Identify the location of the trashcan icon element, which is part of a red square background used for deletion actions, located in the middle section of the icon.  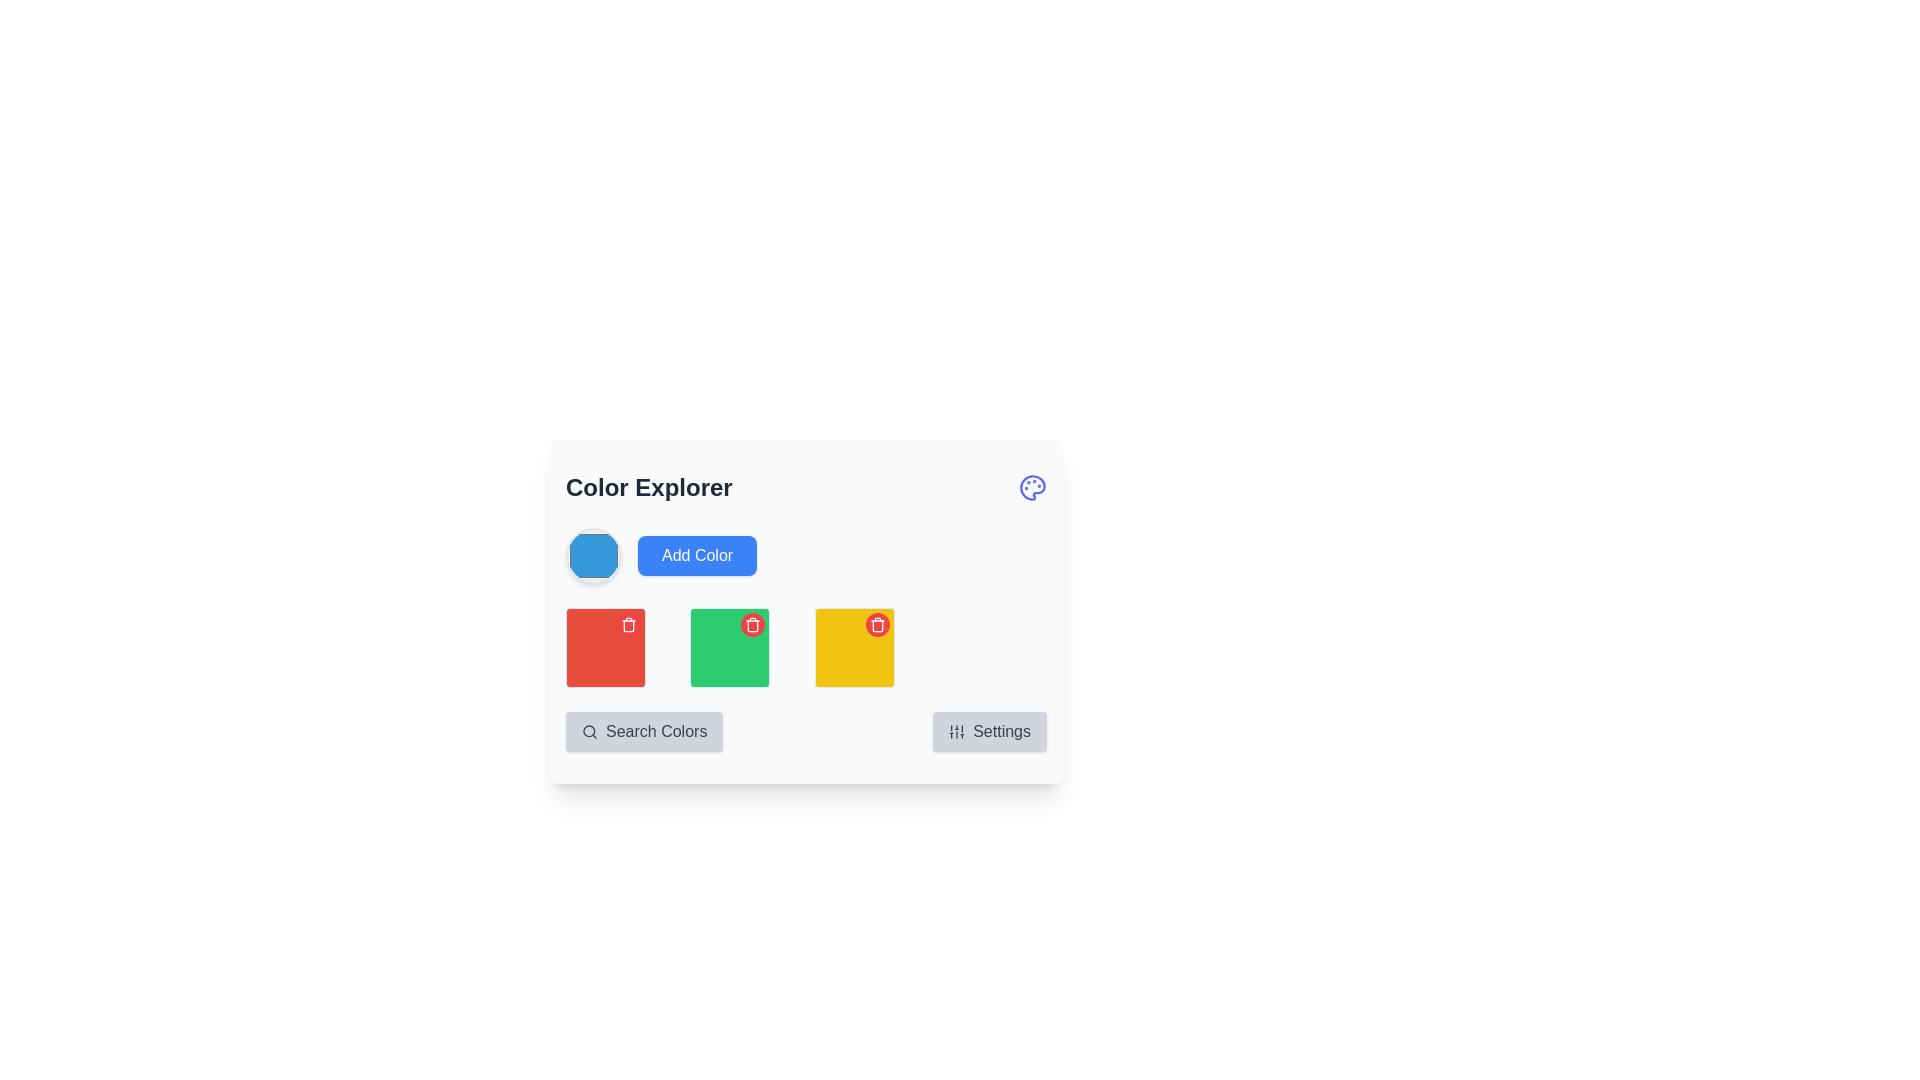
(877, 625).